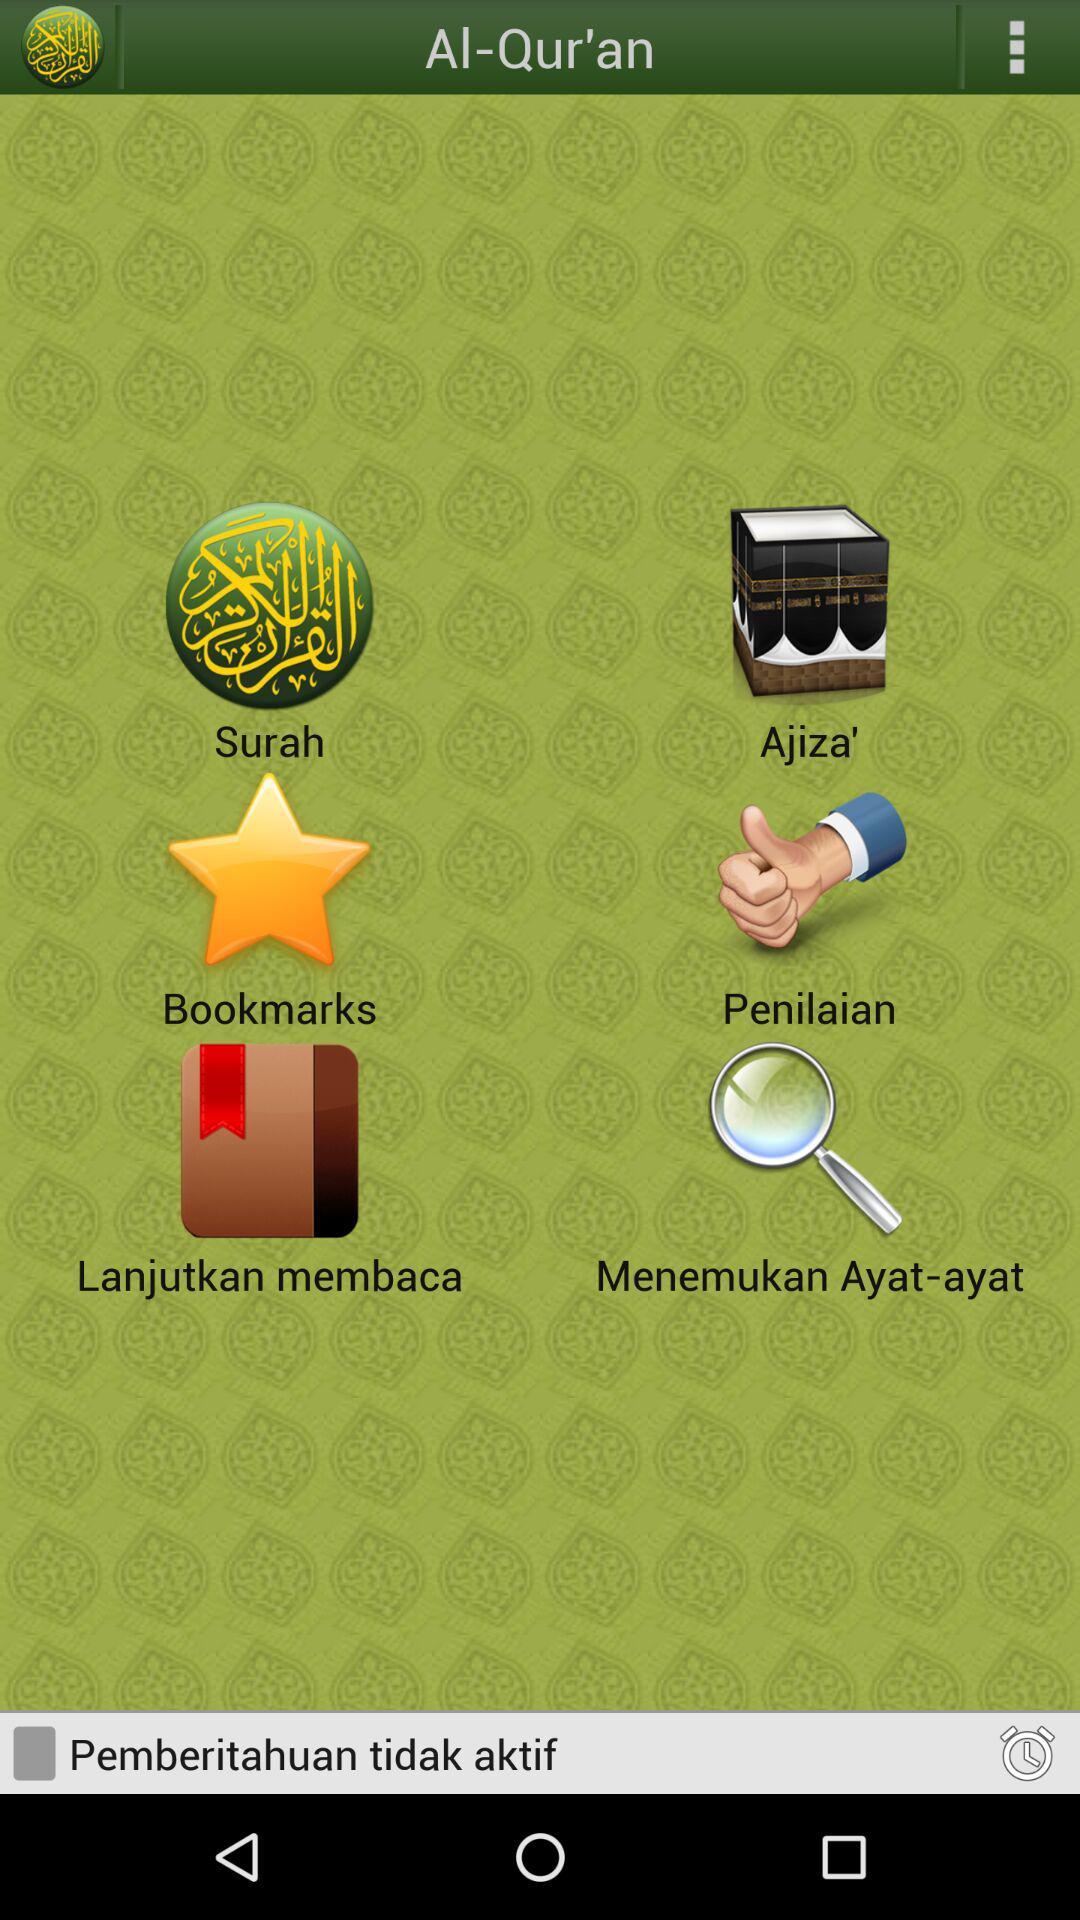 The image size is (1080, 1920). What do you see at coordinates (270, 1140) in the screenshot?
I see `click the app` at bounding box center [270, 1140].